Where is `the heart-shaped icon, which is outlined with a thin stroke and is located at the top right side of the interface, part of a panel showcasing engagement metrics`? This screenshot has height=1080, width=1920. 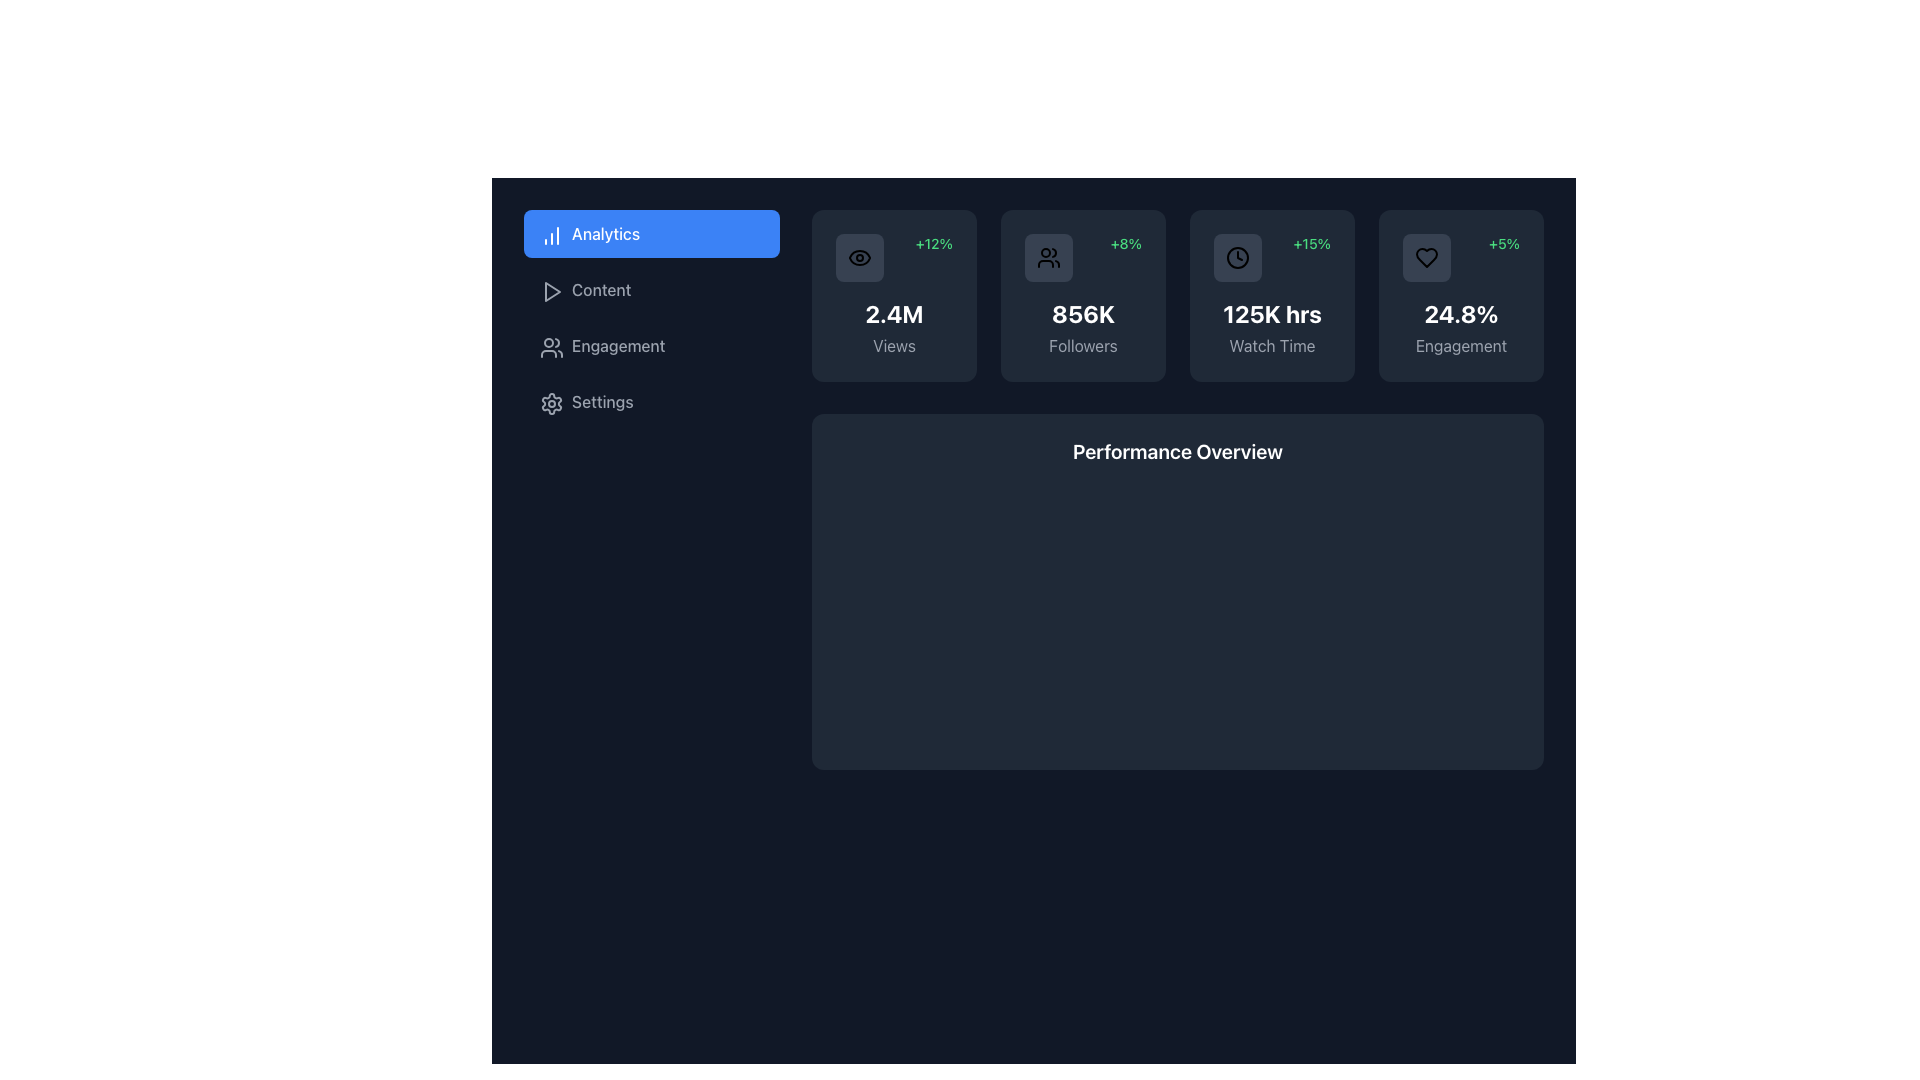
the heart-shaped icon, which is outlined with a thin stroke and is located at the top right side of the interface, part of a panel showcasing engagement metrics is located at coordinates (1425, 257).